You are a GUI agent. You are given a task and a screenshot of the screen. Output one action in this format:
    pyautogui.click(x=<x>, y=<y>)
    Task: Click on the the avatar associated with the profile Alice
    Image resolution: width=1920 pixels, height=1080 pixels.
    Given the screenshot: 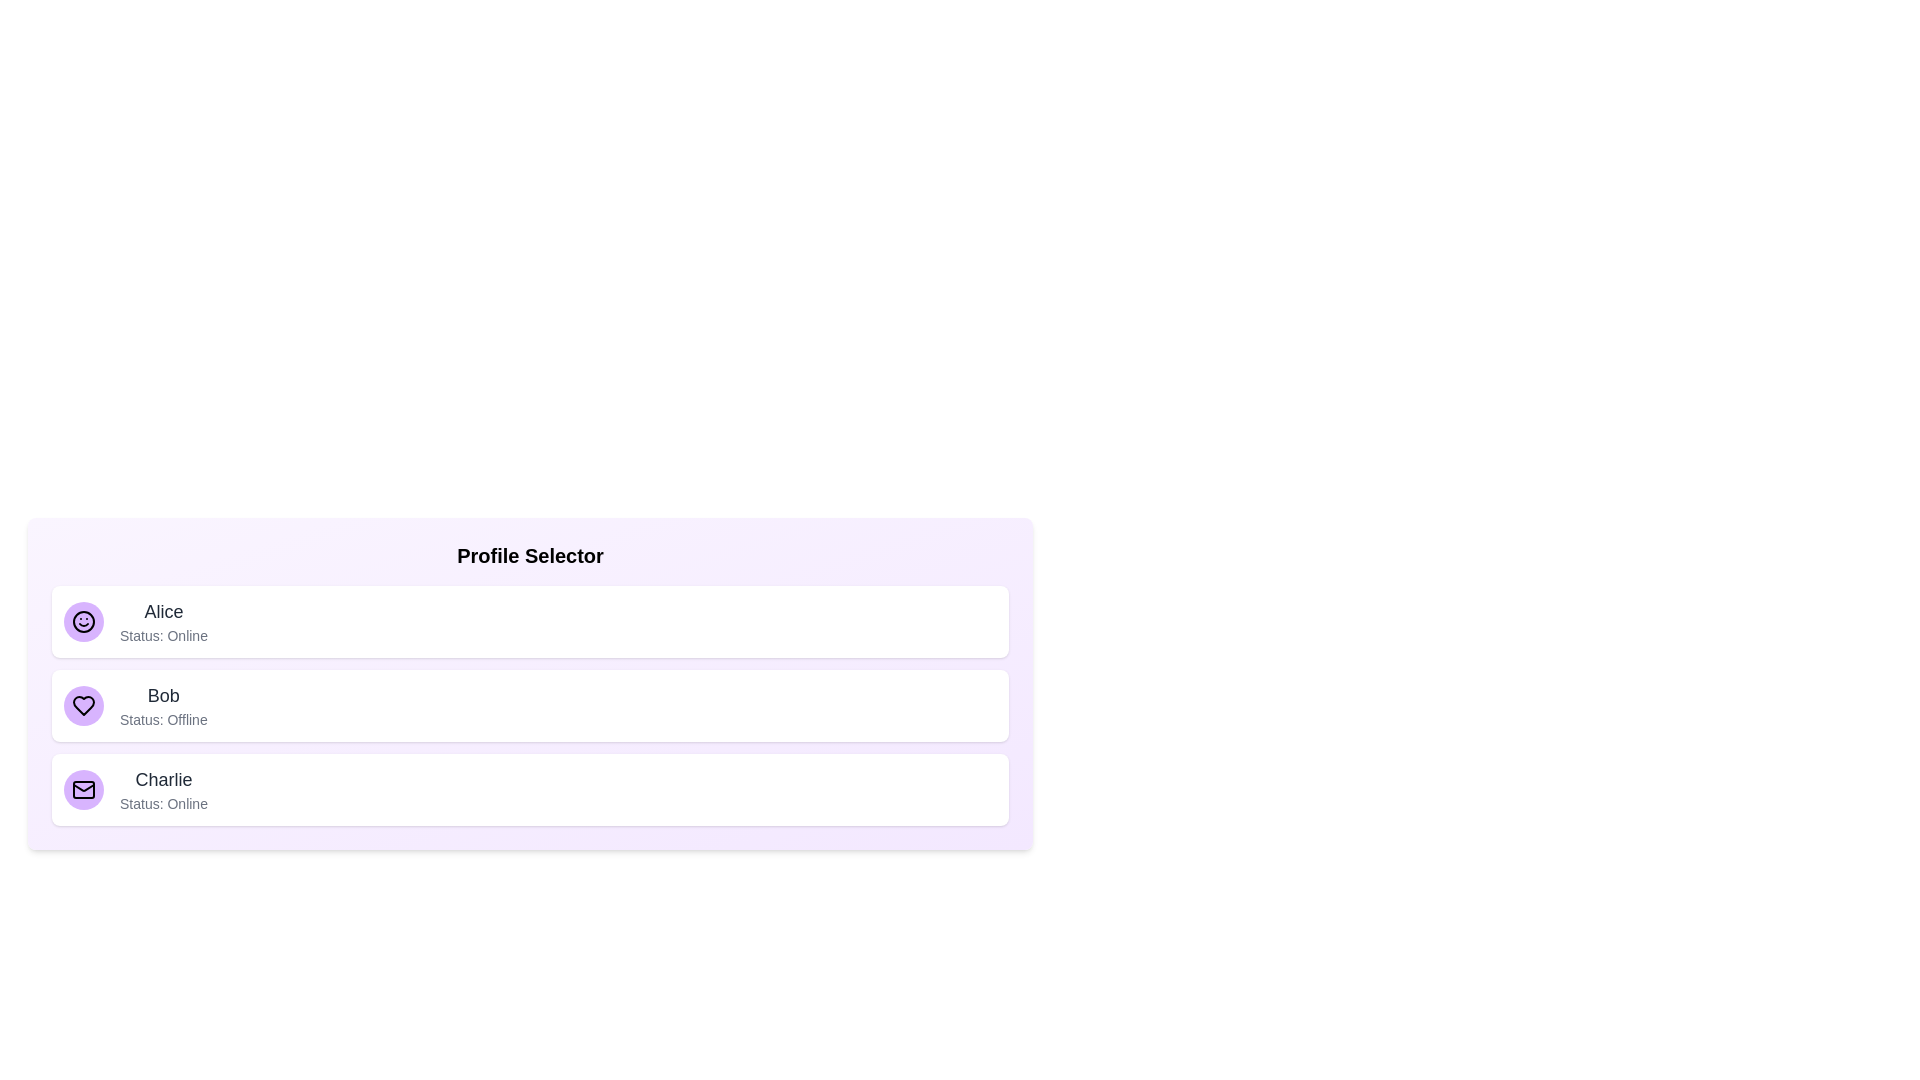 What is the action you would take?
    pyautogui.click(x=82, y=620)
    